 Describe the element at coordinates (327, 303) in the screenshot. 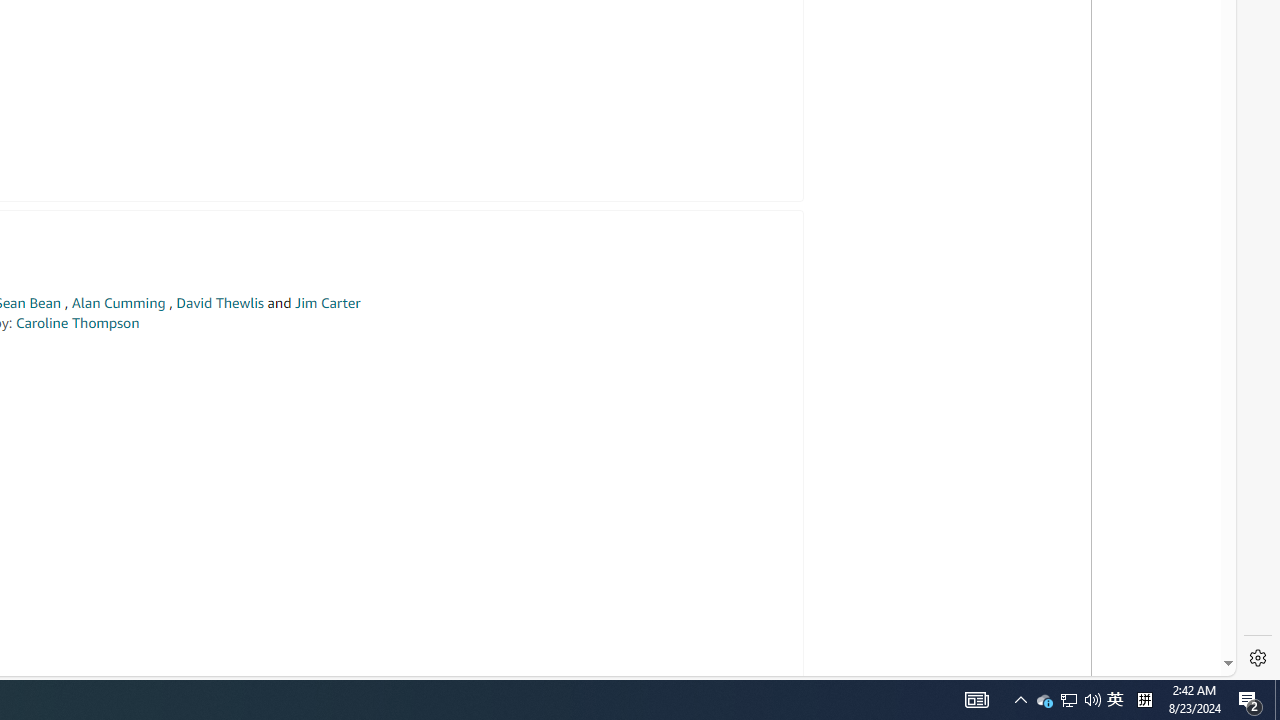

I see `'Jim Carter'` at that location.